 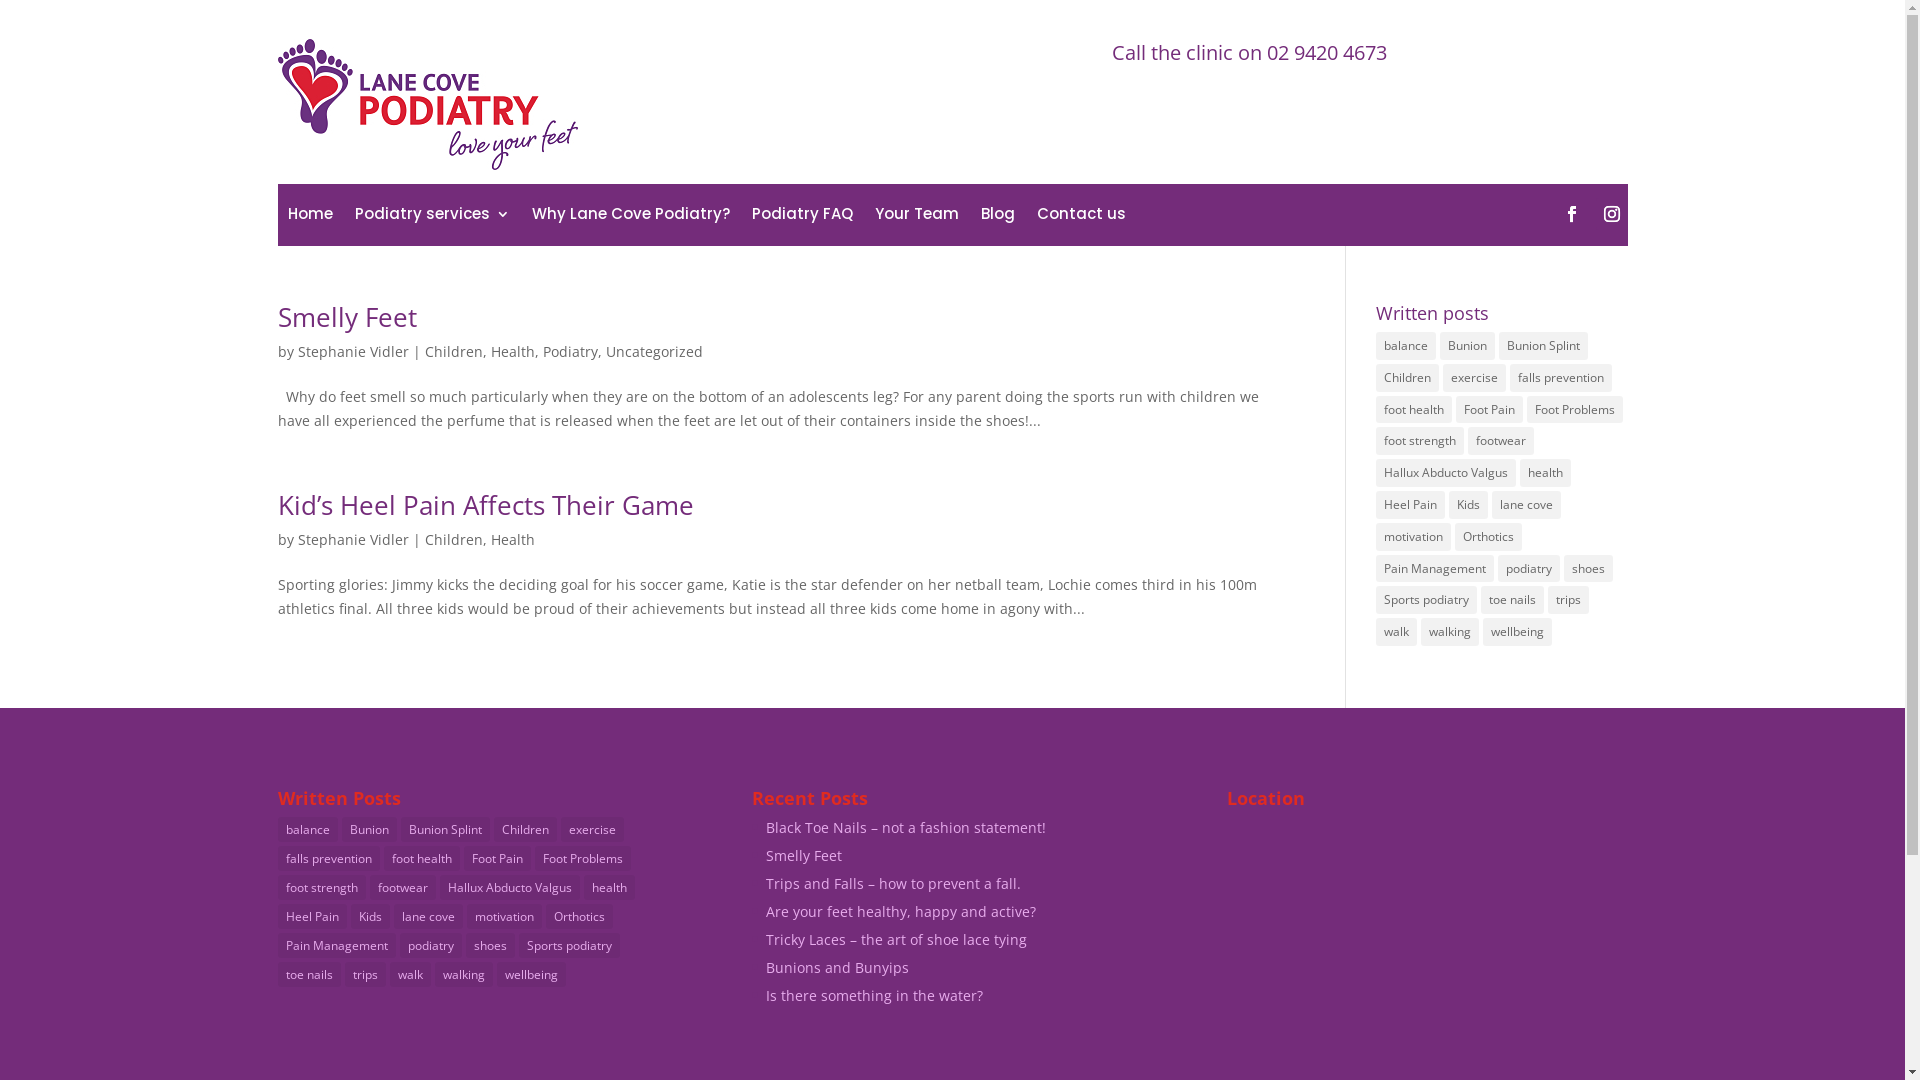 I want to click on 'Kids', so click(x=369, y=916).